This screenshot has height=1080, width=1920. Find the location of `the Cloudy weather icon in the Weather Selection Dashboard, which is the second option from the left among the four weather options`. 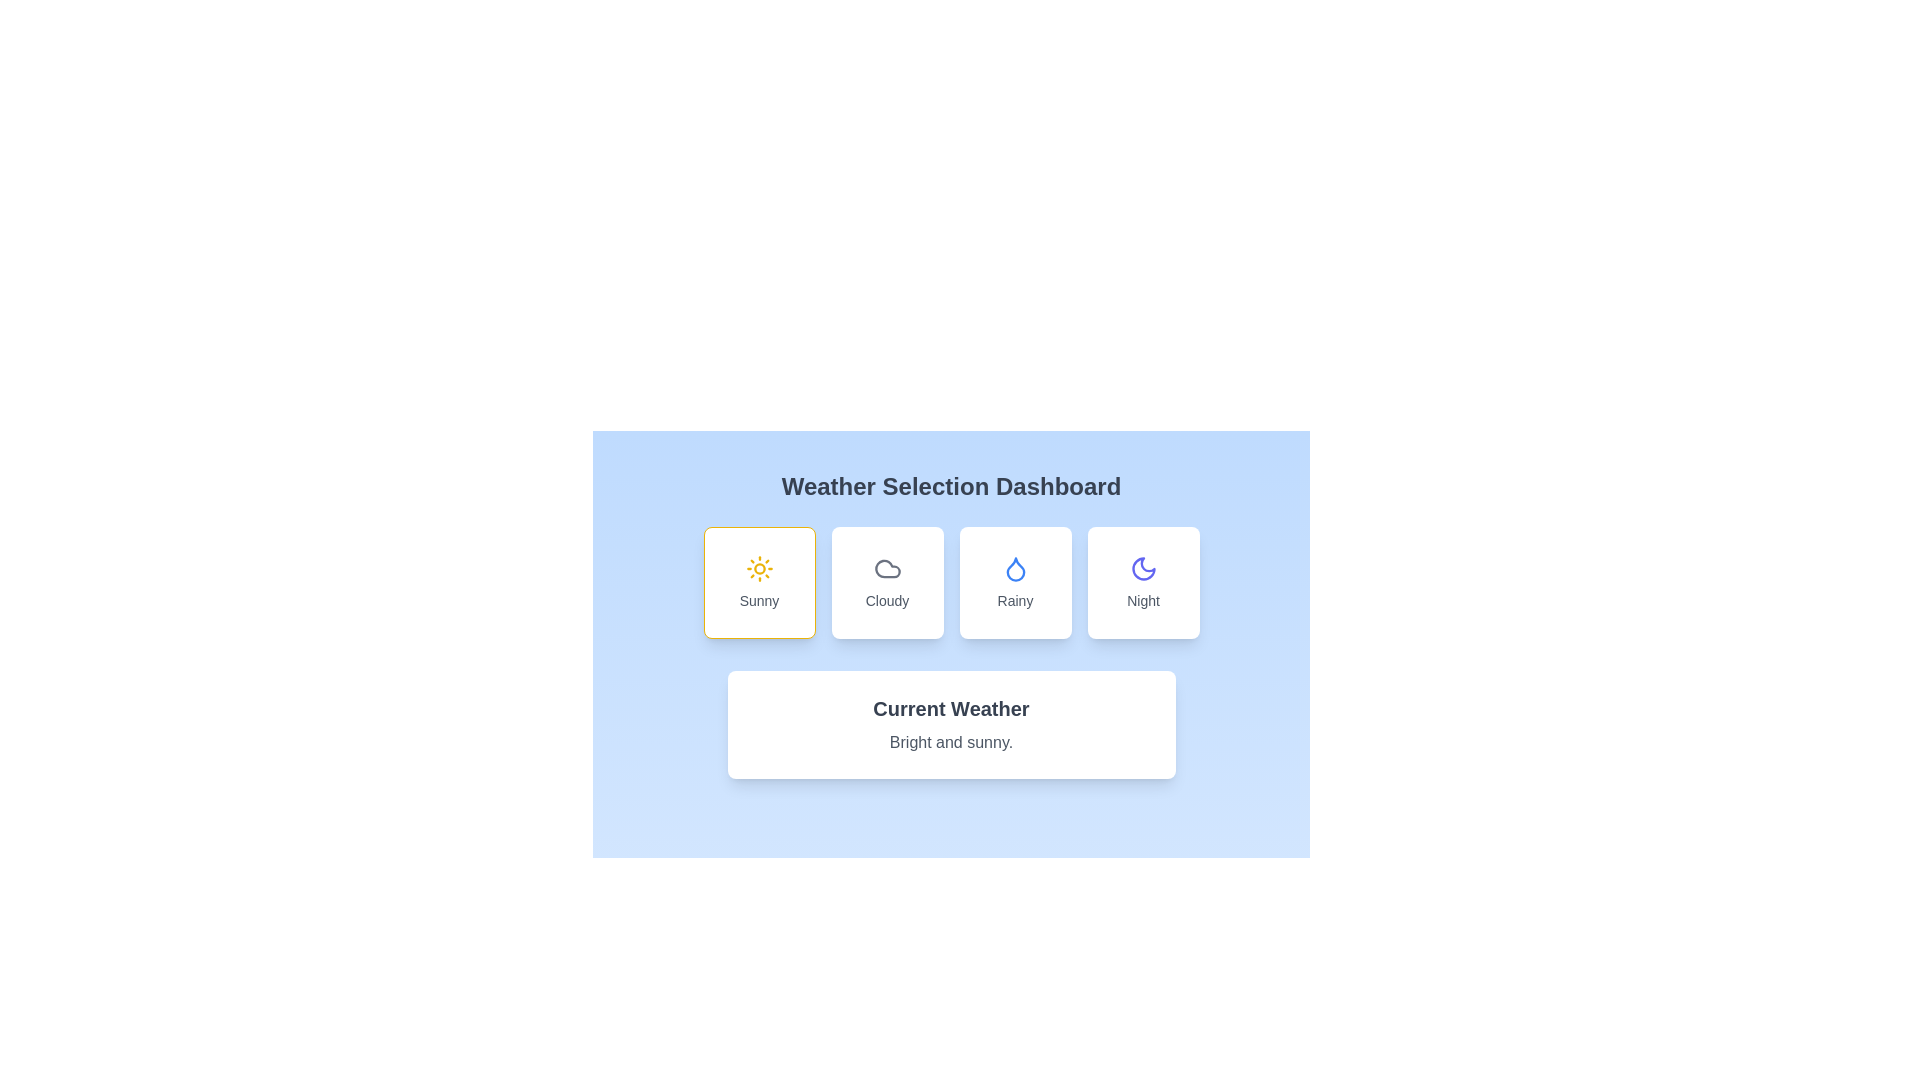

the Cloudy weather icon in the Weather Selection Dashboard, which is the second option from the left among the four weather options is located at coordinates (886, 569).